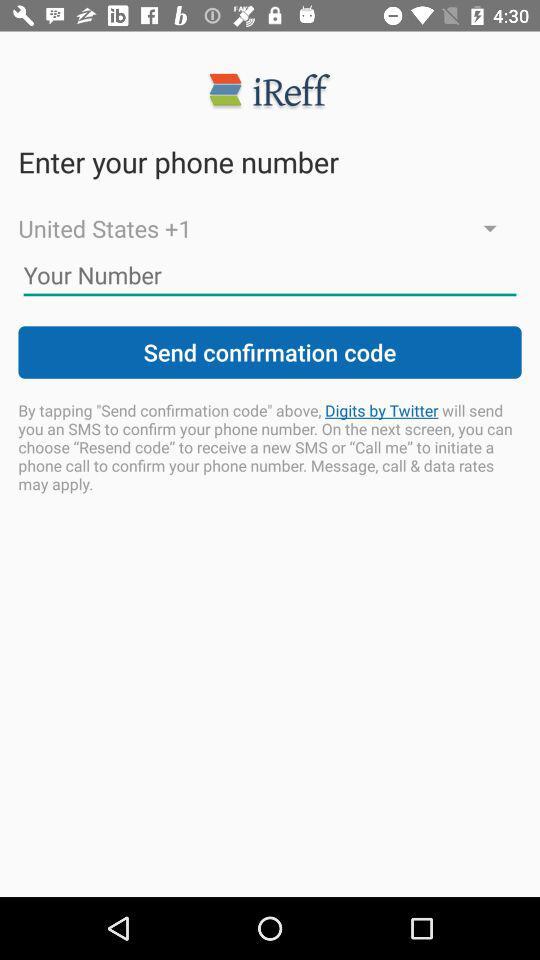  I want to click on phone number field, so click(270, 274).